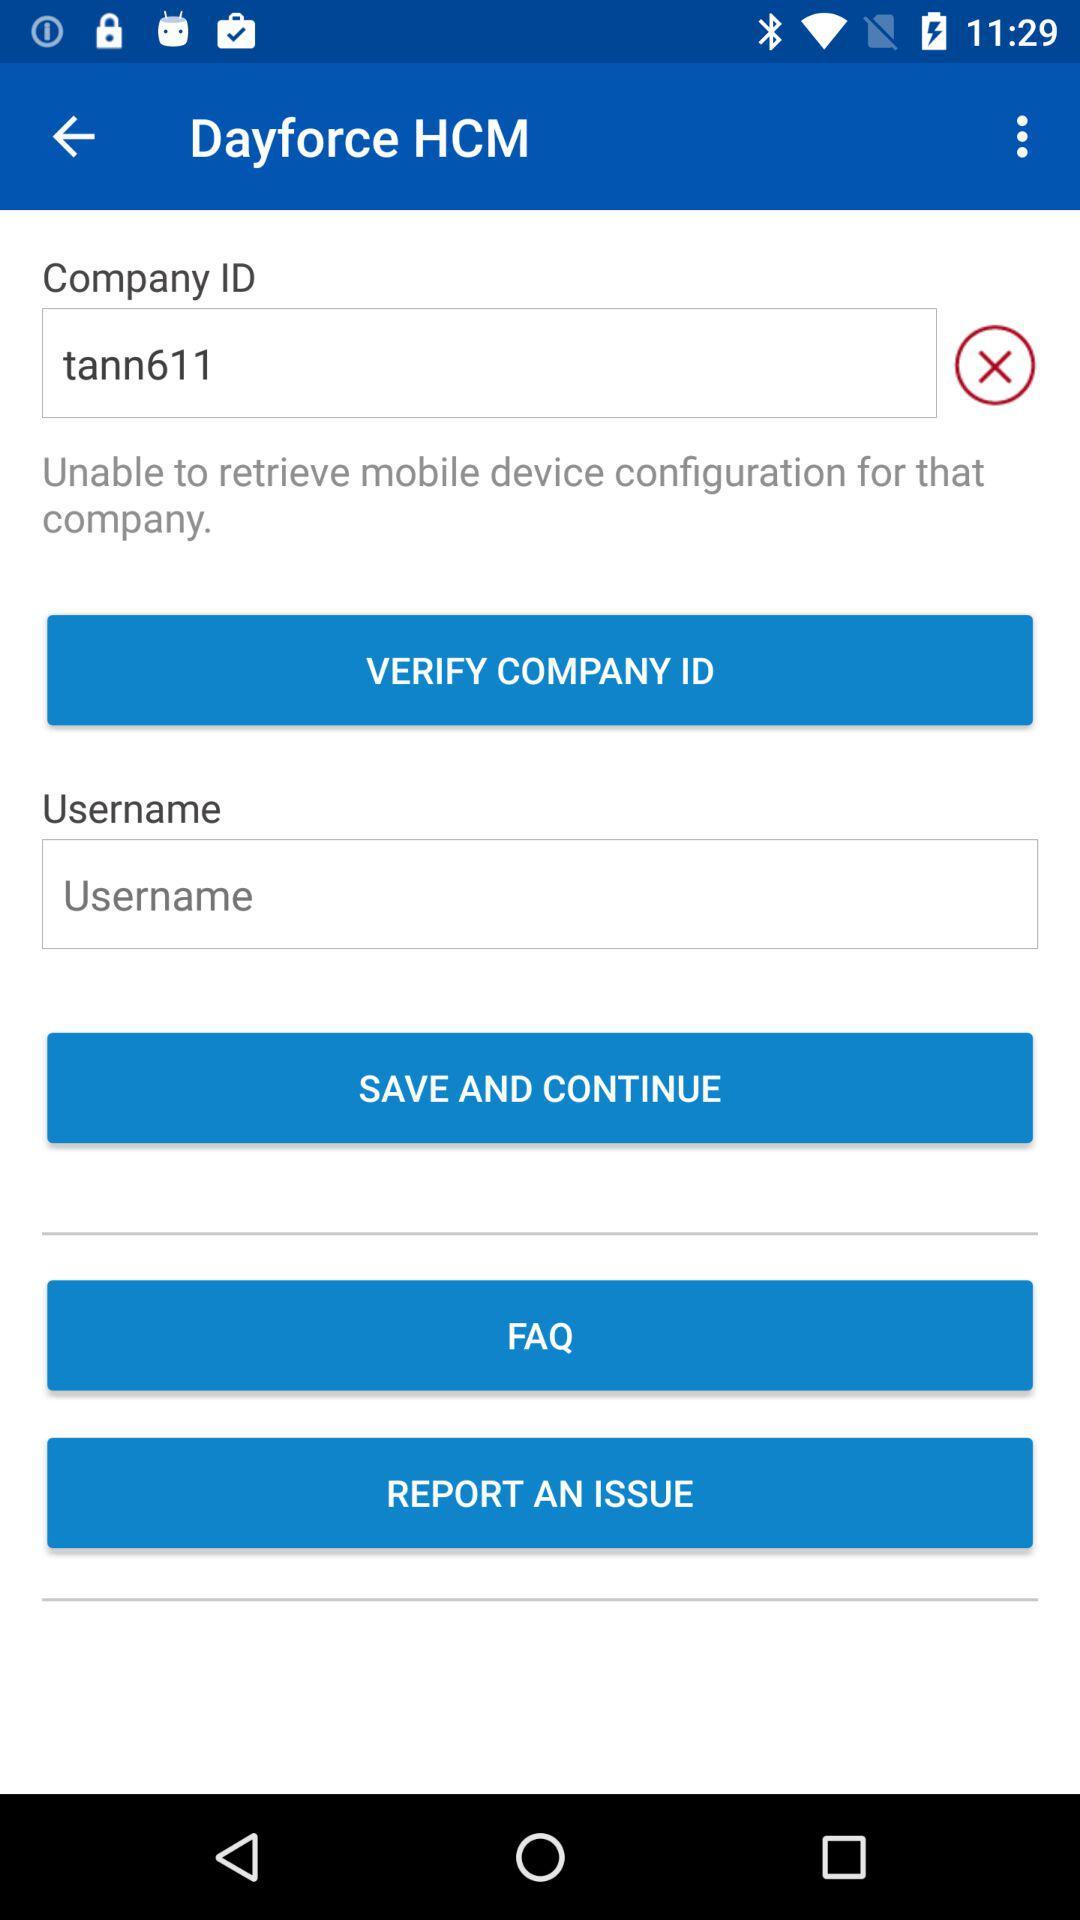 This screenshot has height=1920, width=1080. I want to click on the icon below username icon, so click(540, 892).